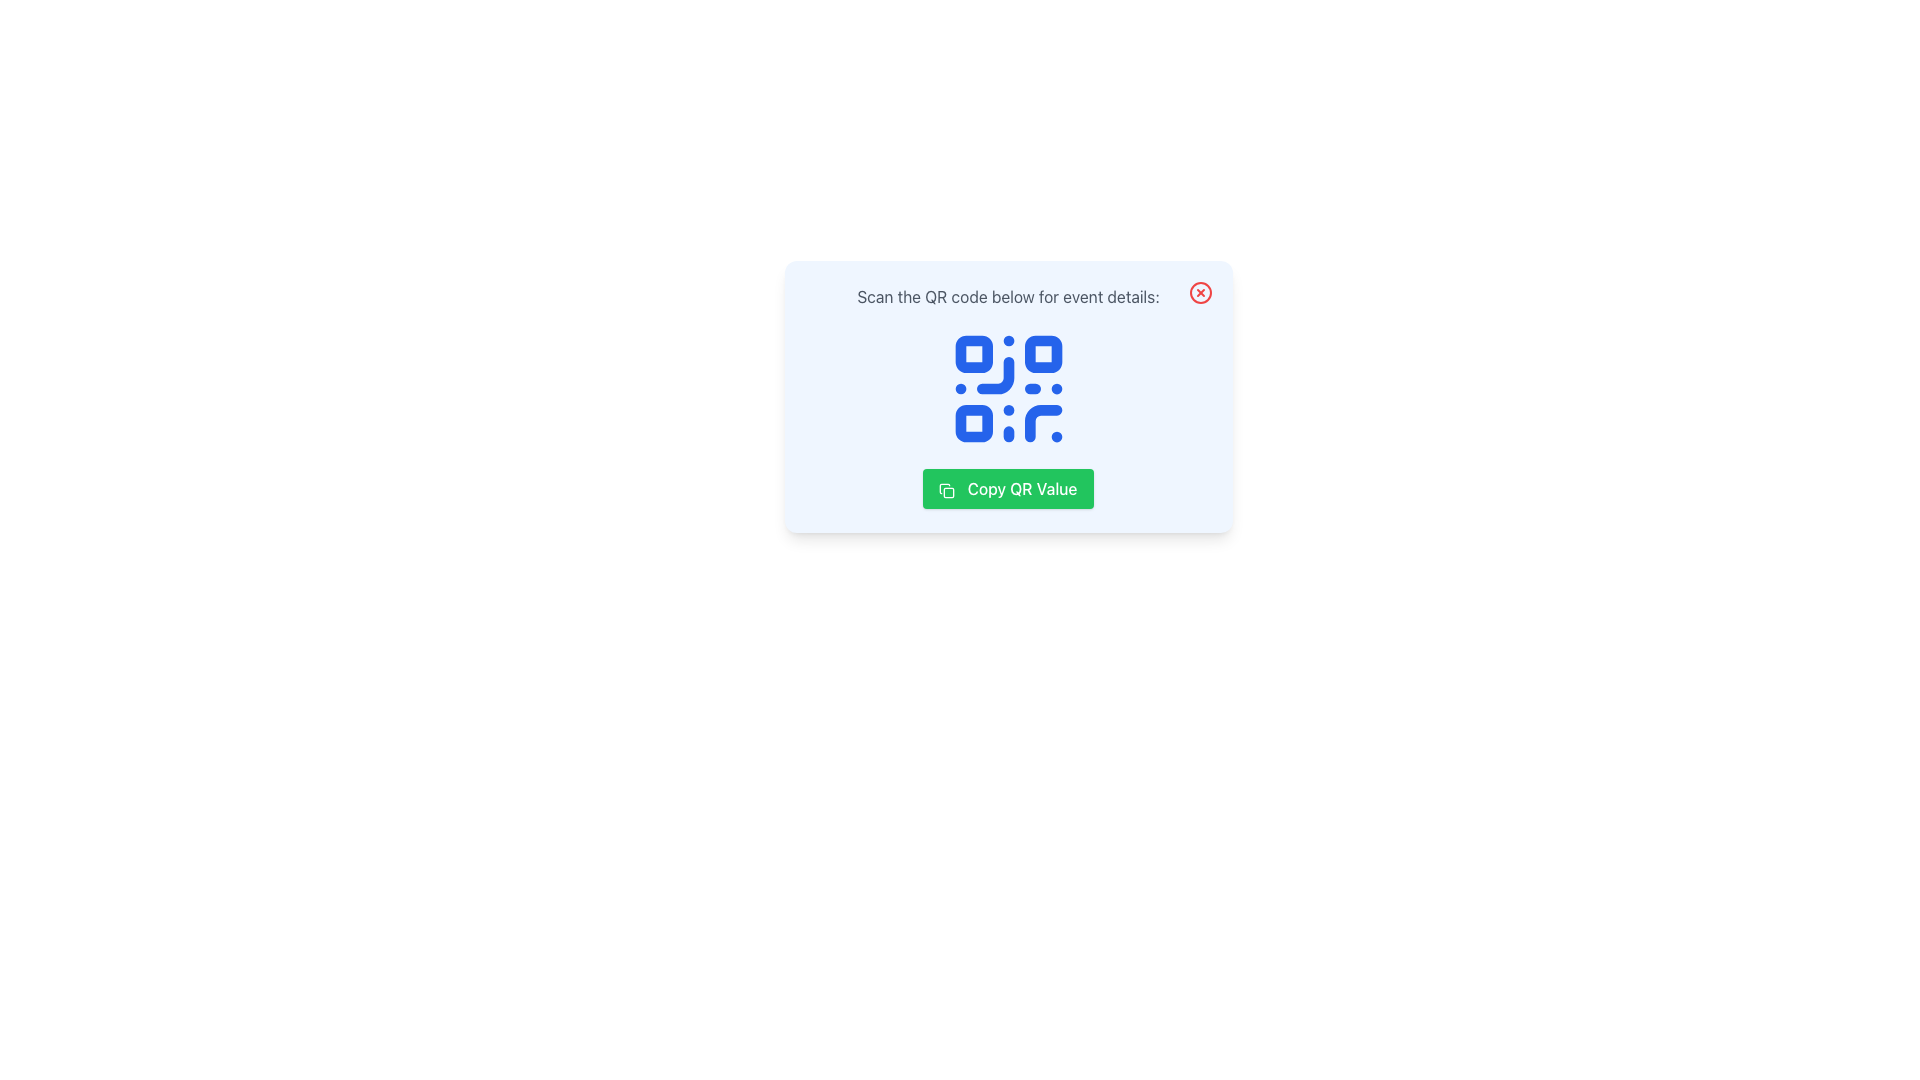 The image size is (1920, 1080). Describe the element at coordinates (1042, 353) in the screenshot. I see `the second square from the left in the top row of smaller squares within the QR code's graphical structure, which is centered inside a modal dialog` at that location.